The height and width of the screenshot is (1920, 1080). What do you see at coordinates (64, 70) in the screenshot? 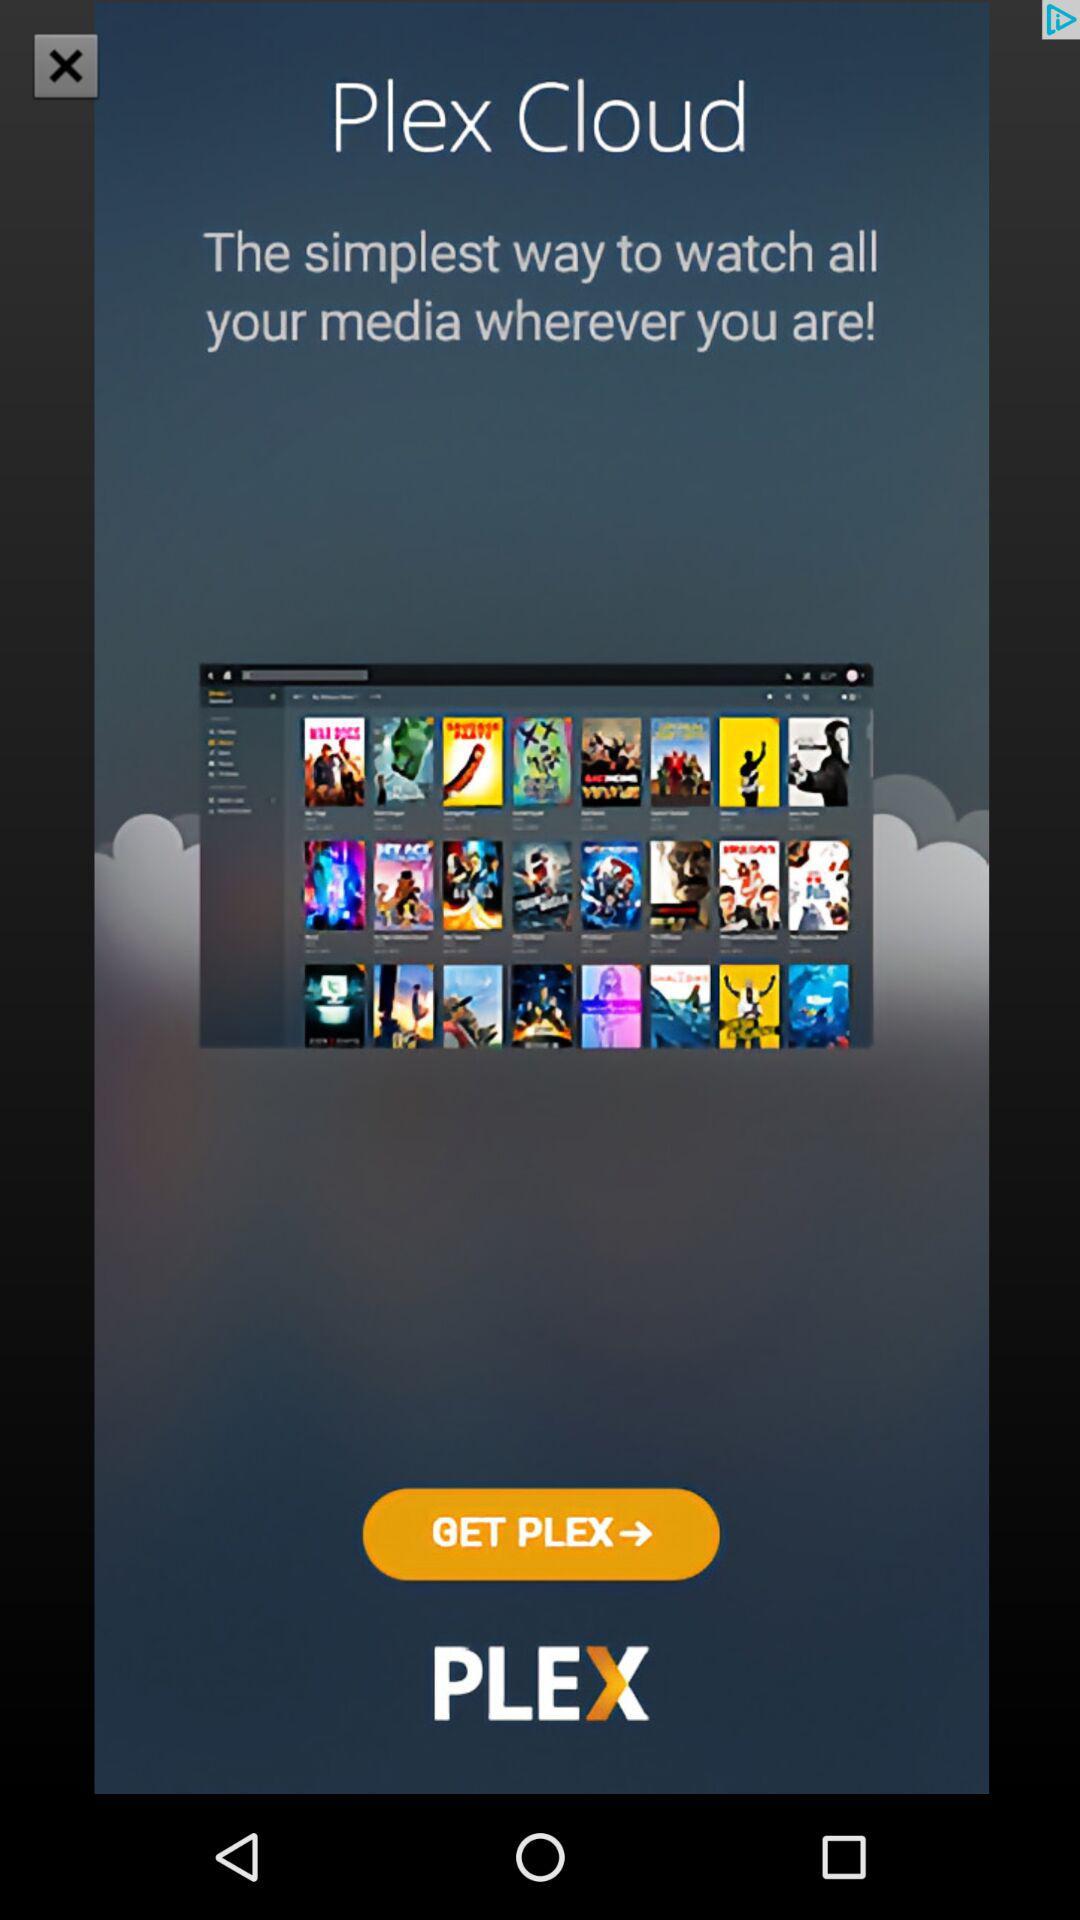
I see `the close icon` at bounding box center [64, 70].